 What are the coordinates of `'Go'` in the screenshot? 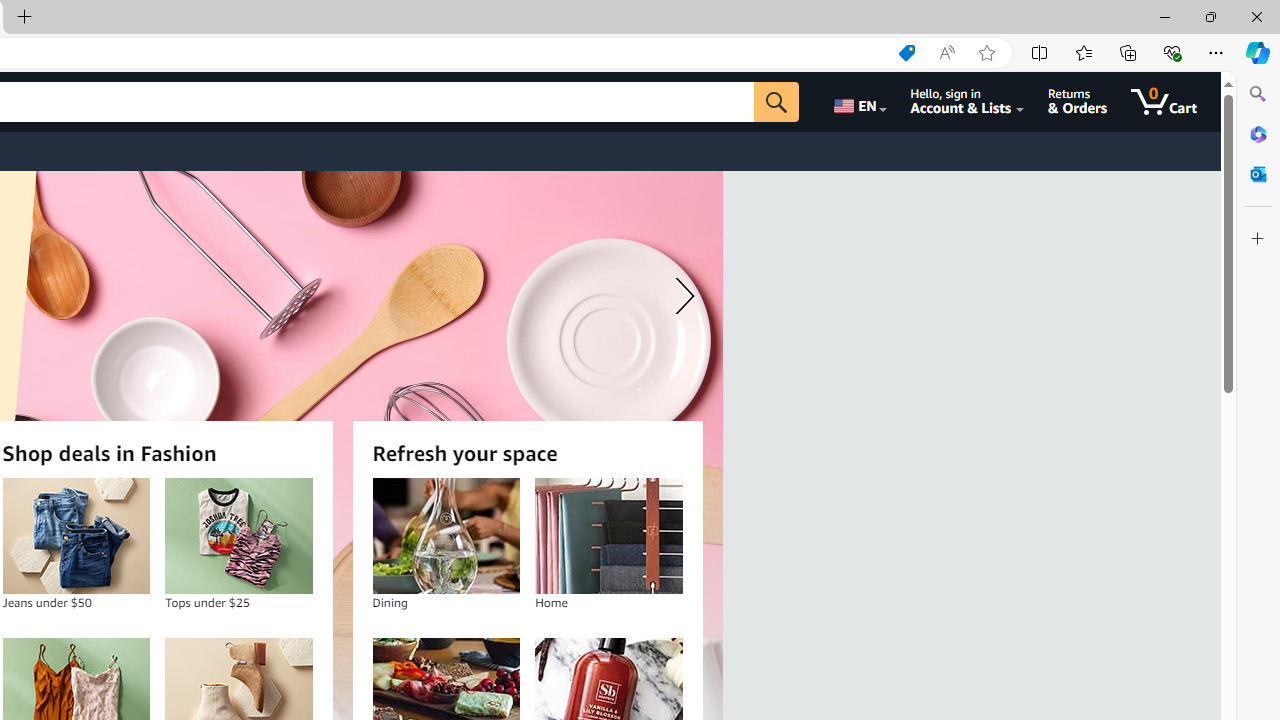 It's located at (775, 101).